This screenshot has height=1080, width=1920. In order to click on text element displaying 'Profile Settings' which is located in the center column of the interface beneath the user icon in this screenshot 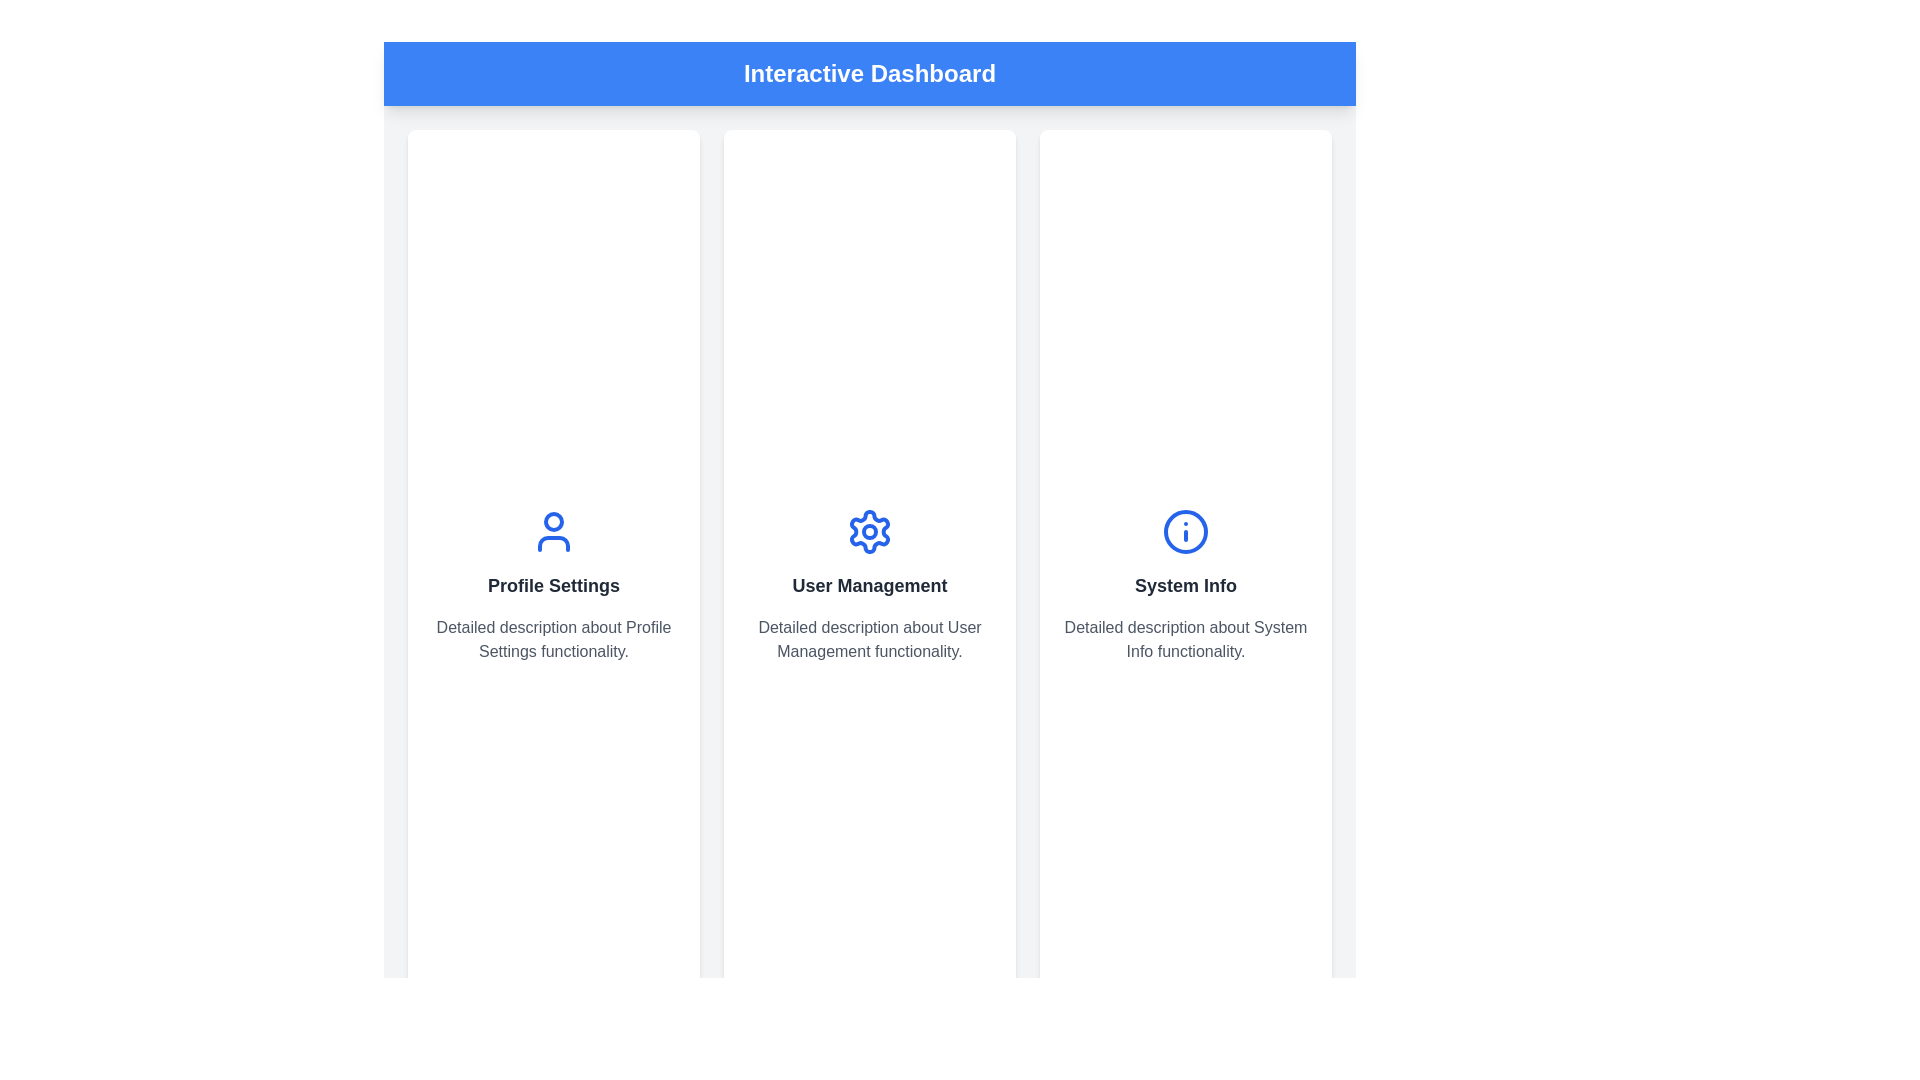, I will do `click(553, 585)`.